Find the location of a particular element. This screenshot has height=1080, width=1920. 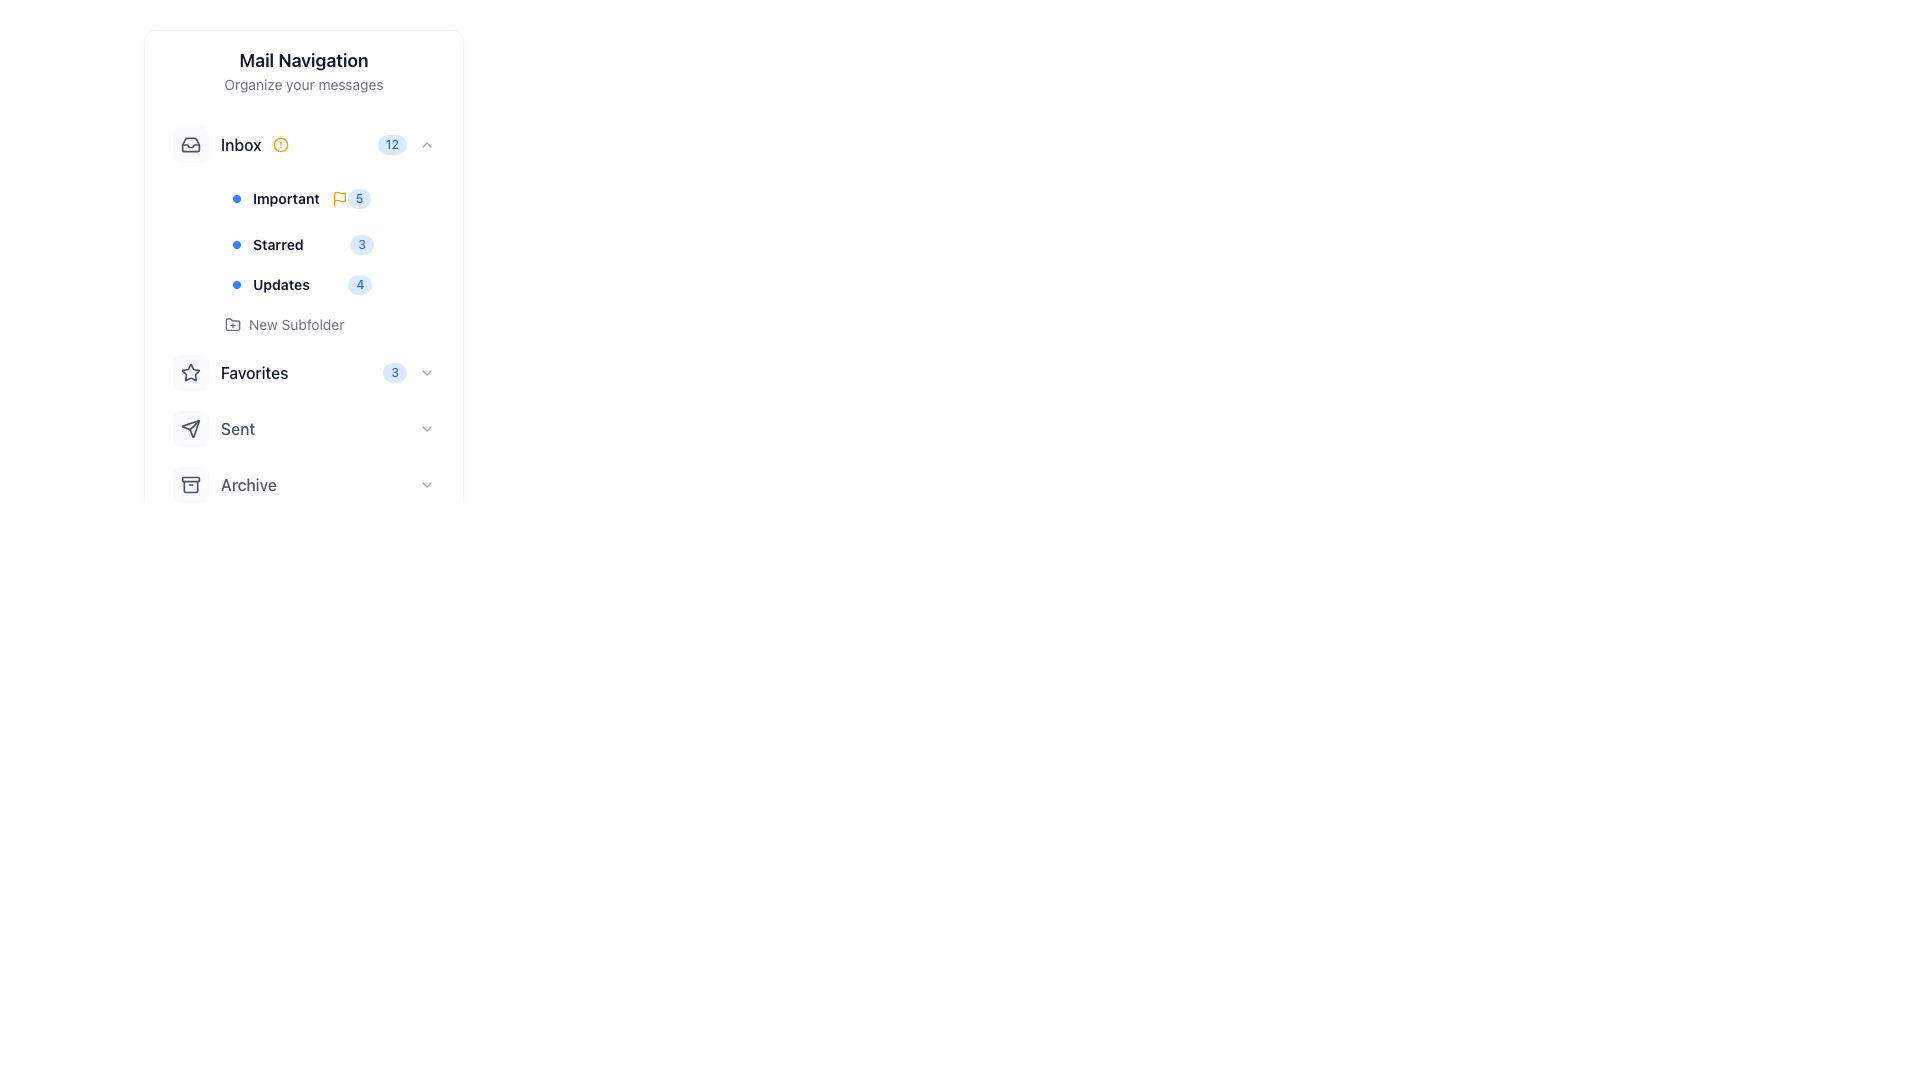

the List item in the 'Mail Navigation' section that indicates important emails and unread counts is located at coordinates (327, 199).